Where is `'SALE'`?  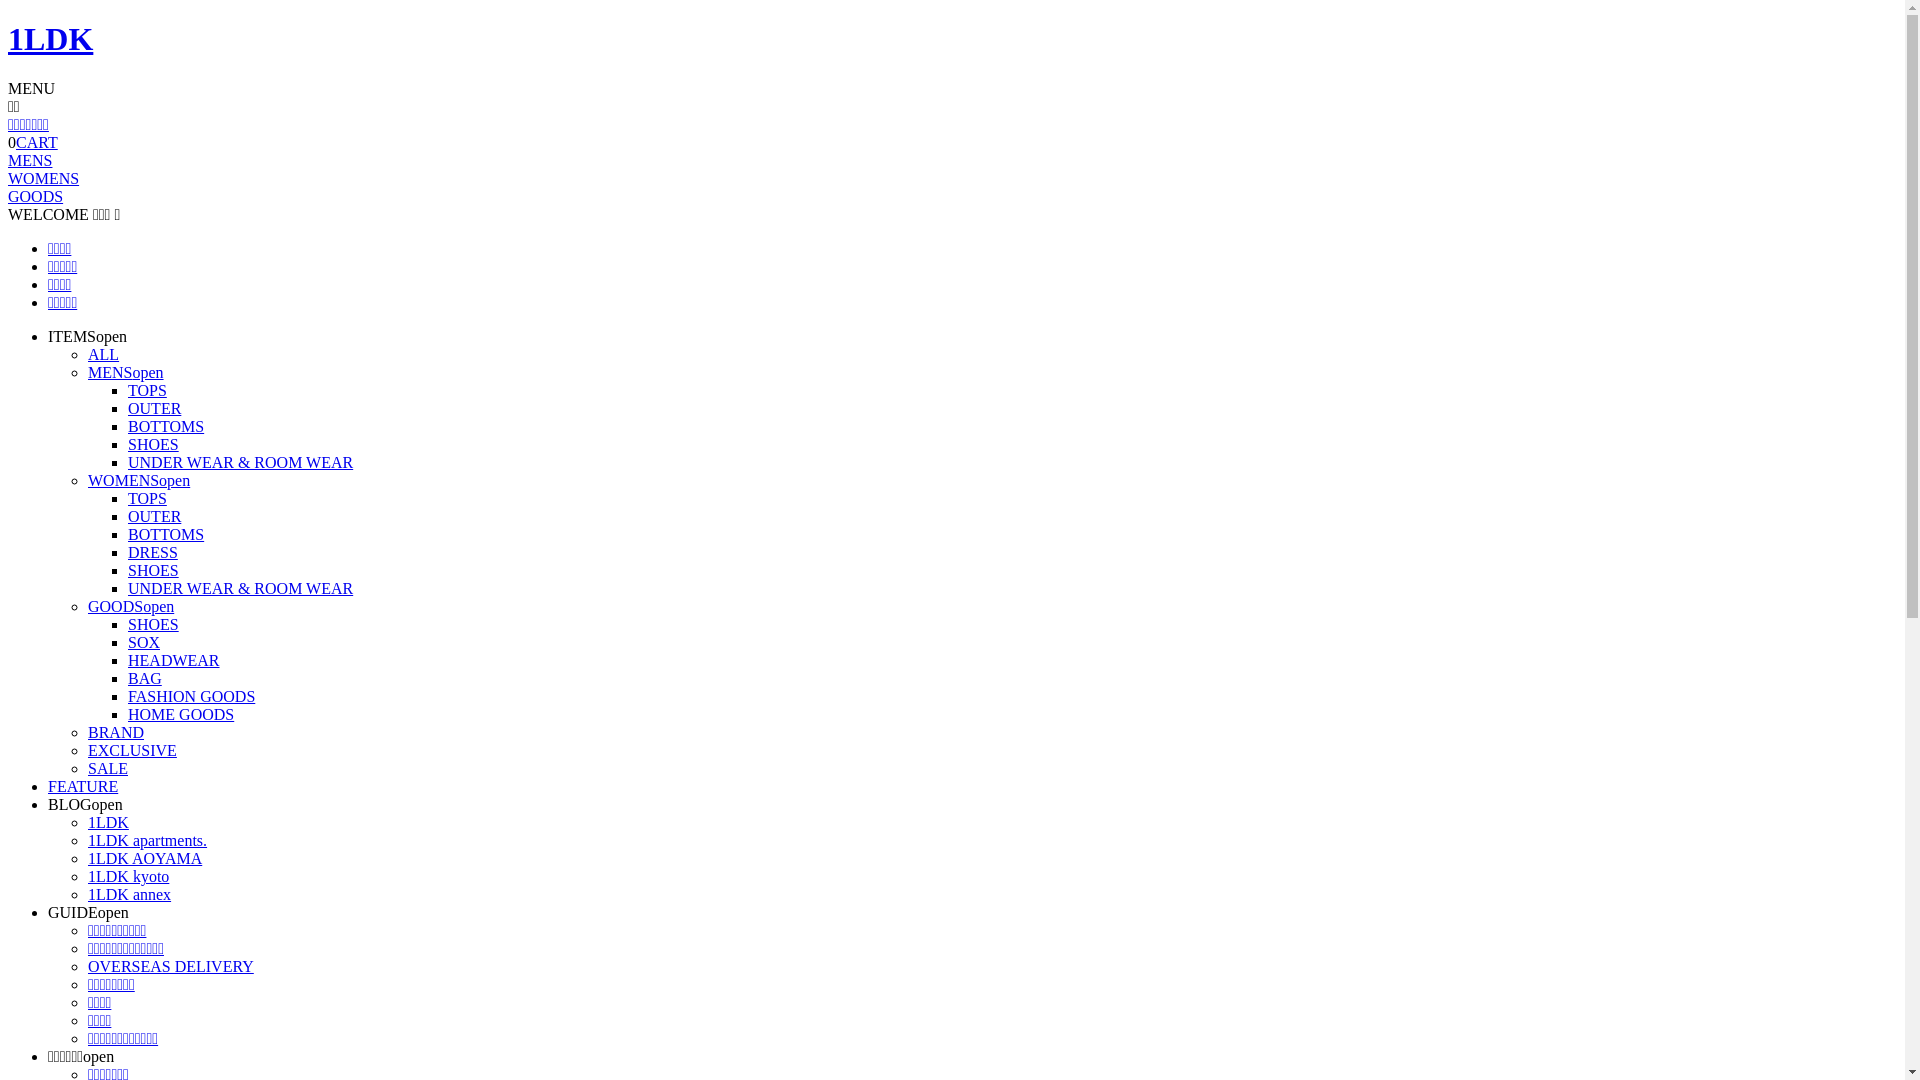 'SALE' is located at coordinates (106, 767).